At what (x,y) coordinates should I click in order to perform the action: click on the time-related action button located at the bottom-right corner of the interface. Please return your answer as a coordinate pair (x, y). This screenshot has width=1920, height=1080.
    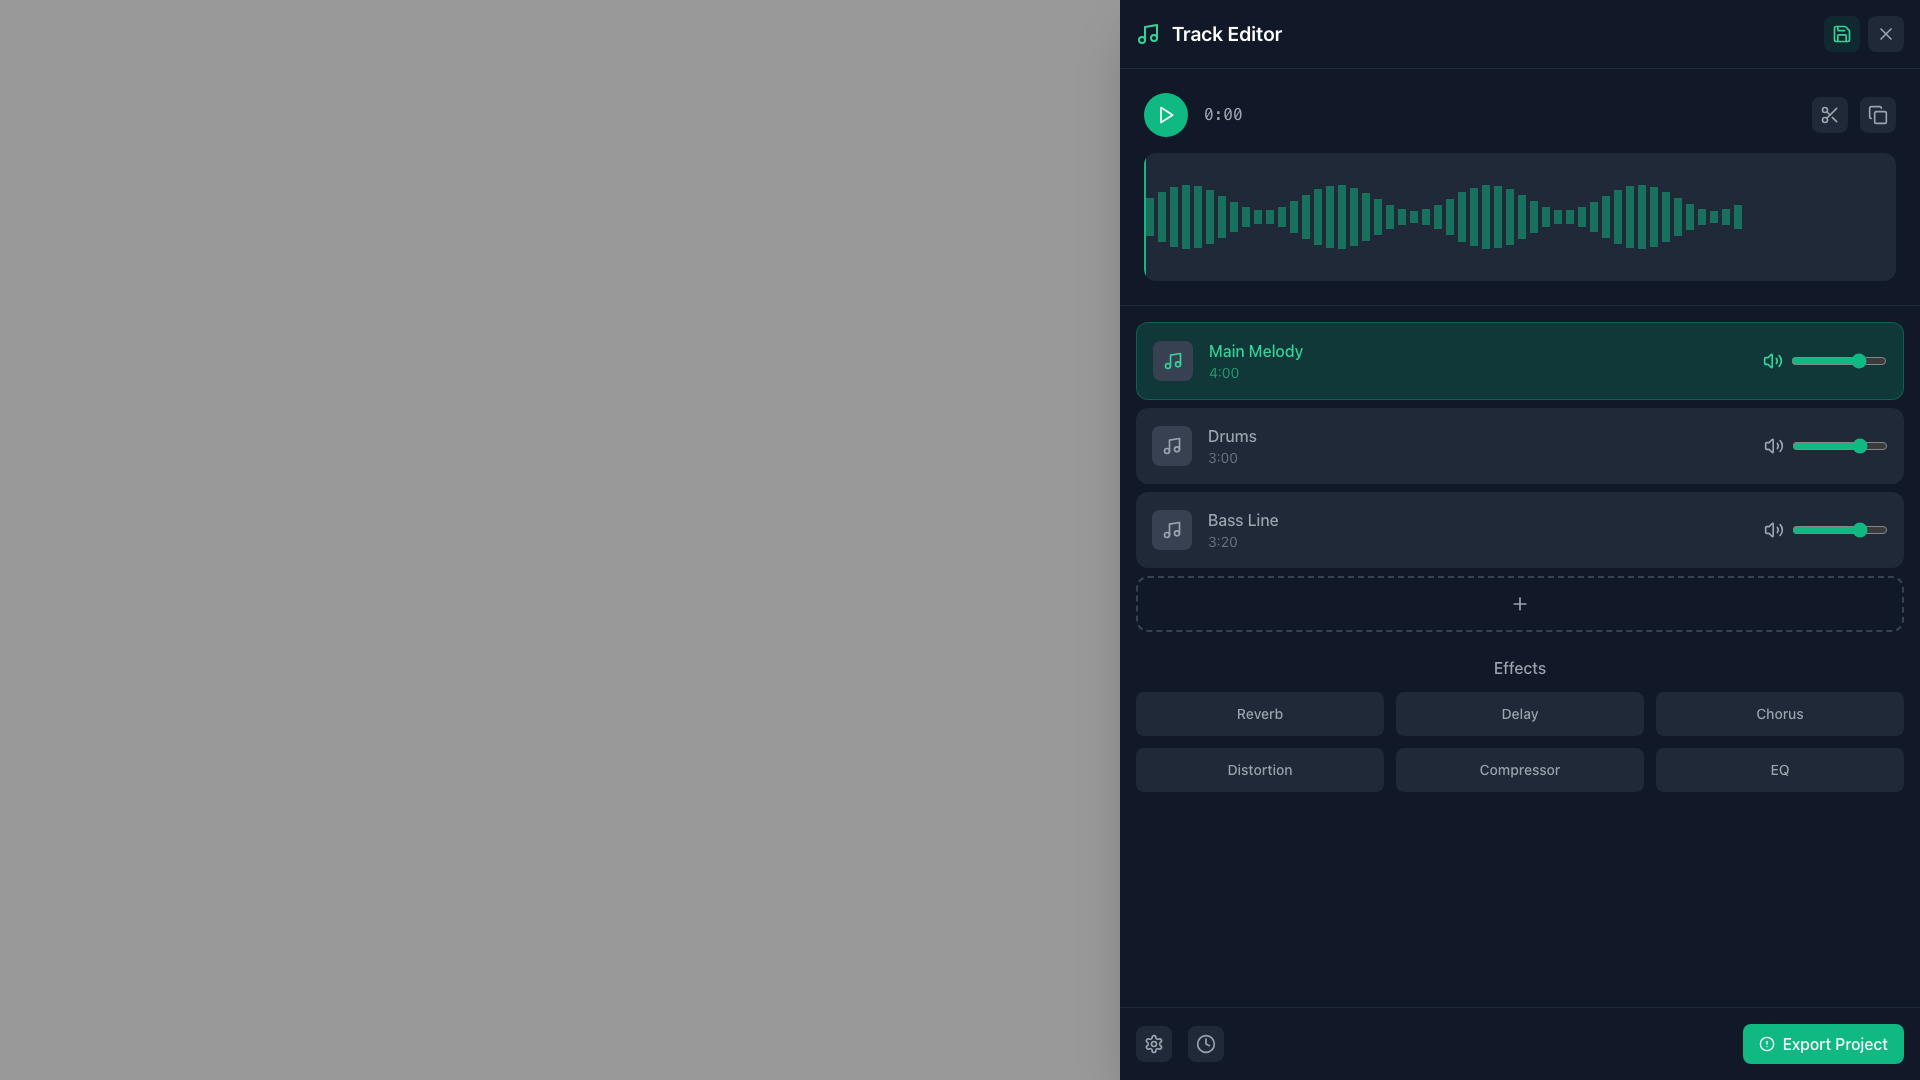
    Looking at the image, I should click on (1204, 1043).